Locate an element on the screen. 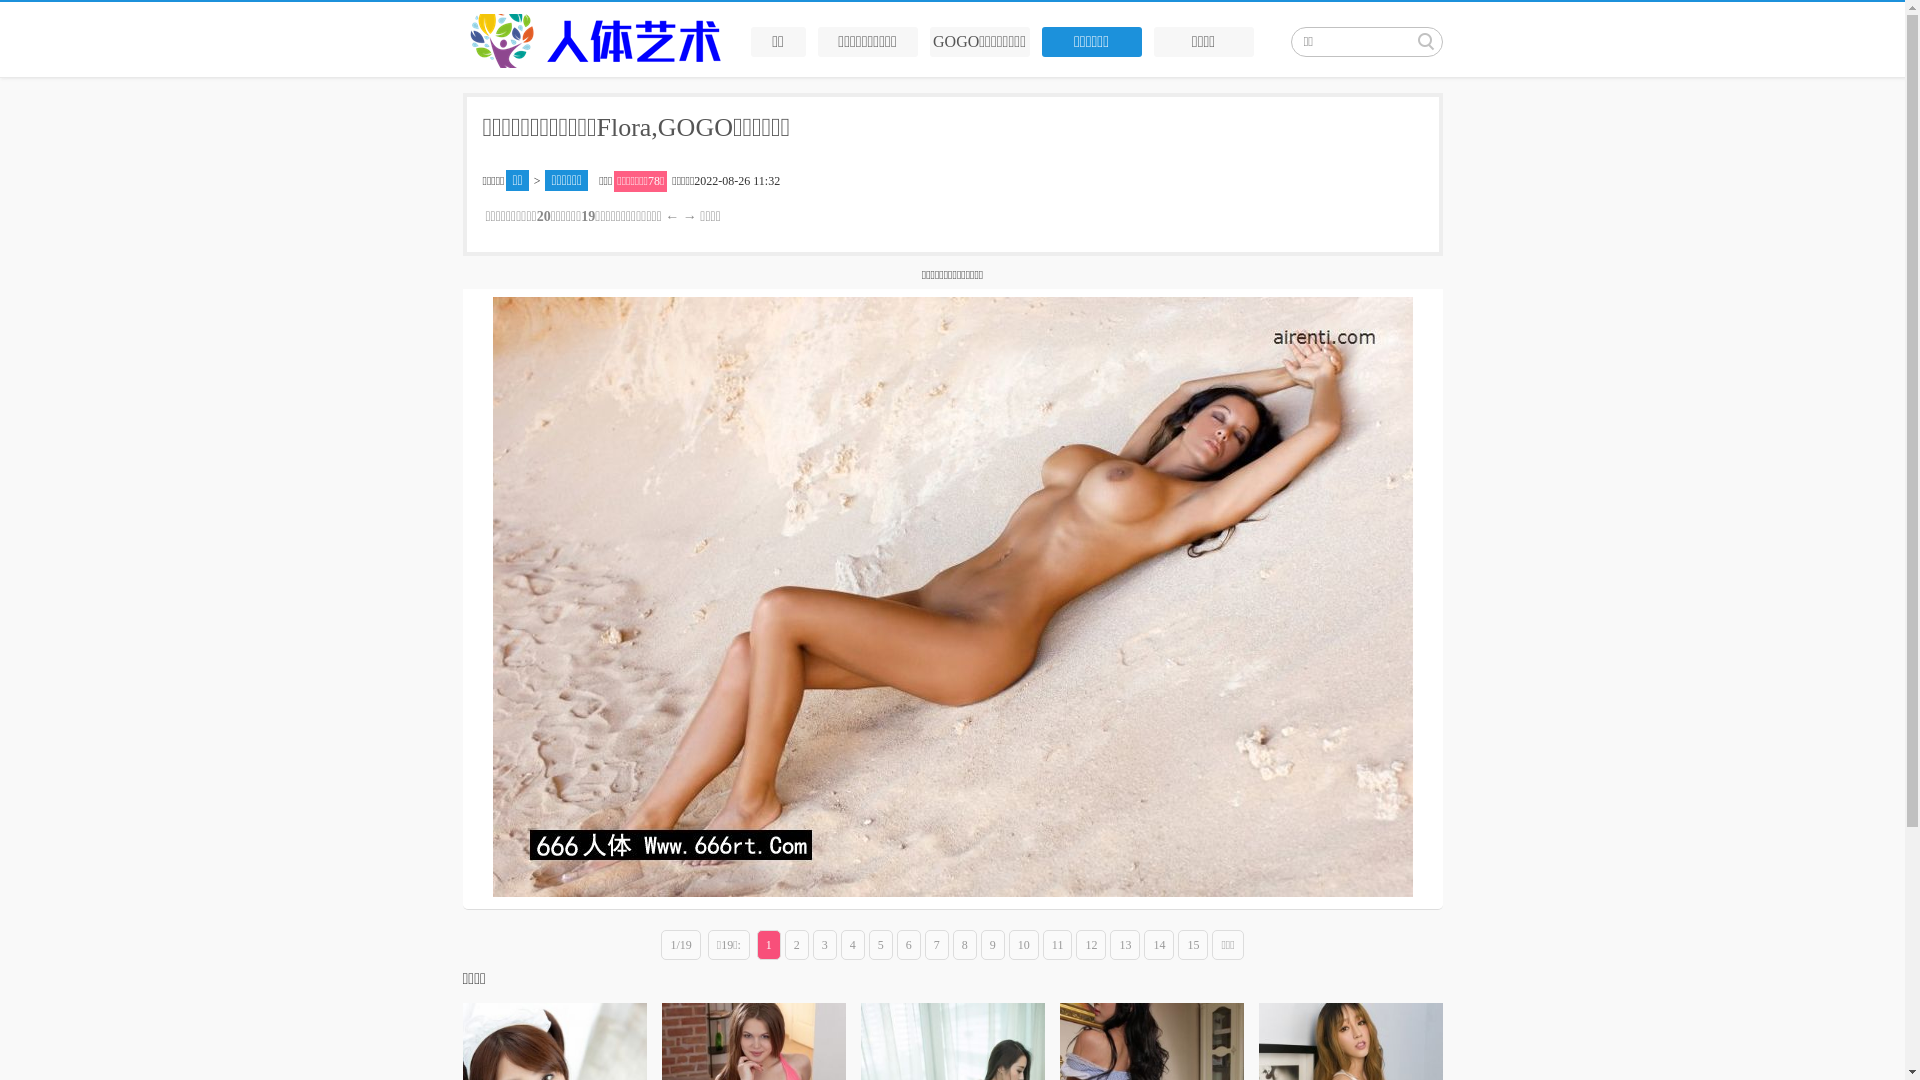 The image size is (1920, 1080). '6' is located at coordinates (907, 945).